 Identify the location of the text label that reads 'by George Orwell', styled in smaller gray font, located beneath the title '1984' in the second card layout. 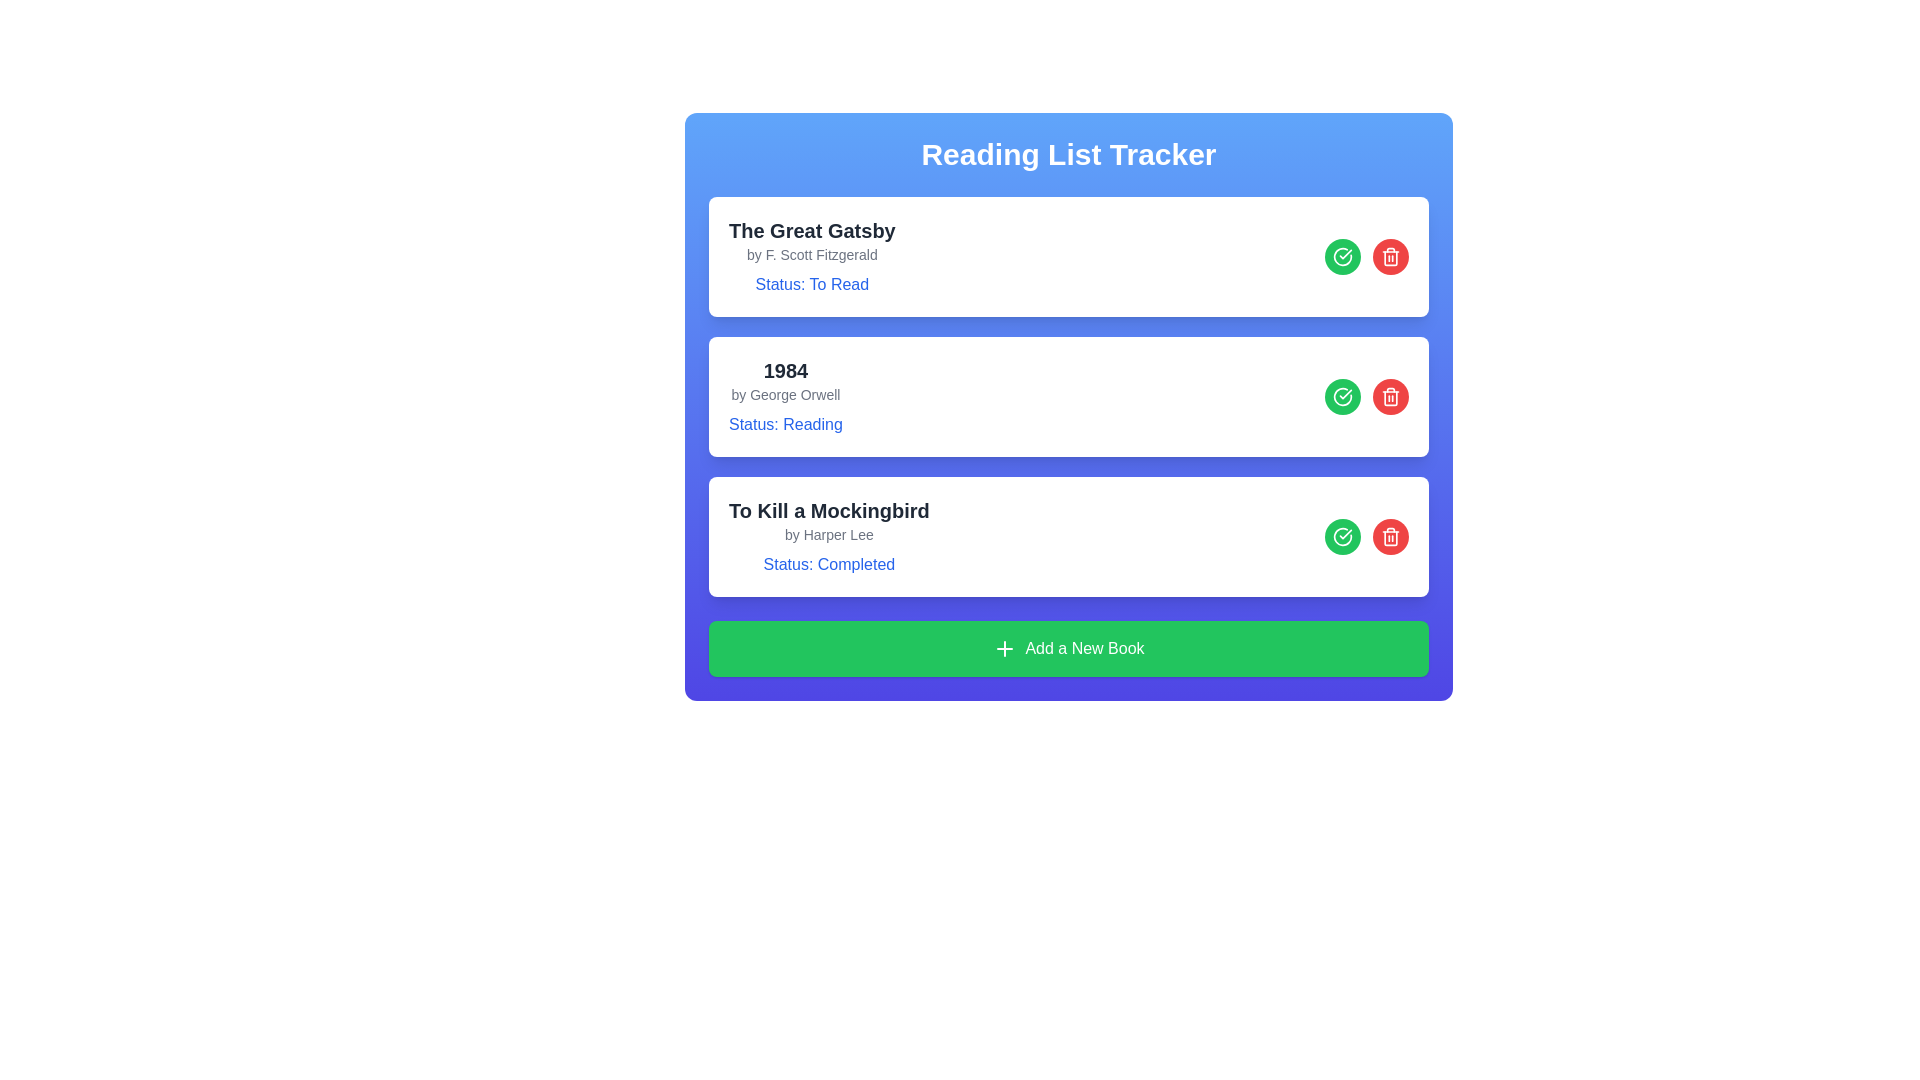
(784, 394).